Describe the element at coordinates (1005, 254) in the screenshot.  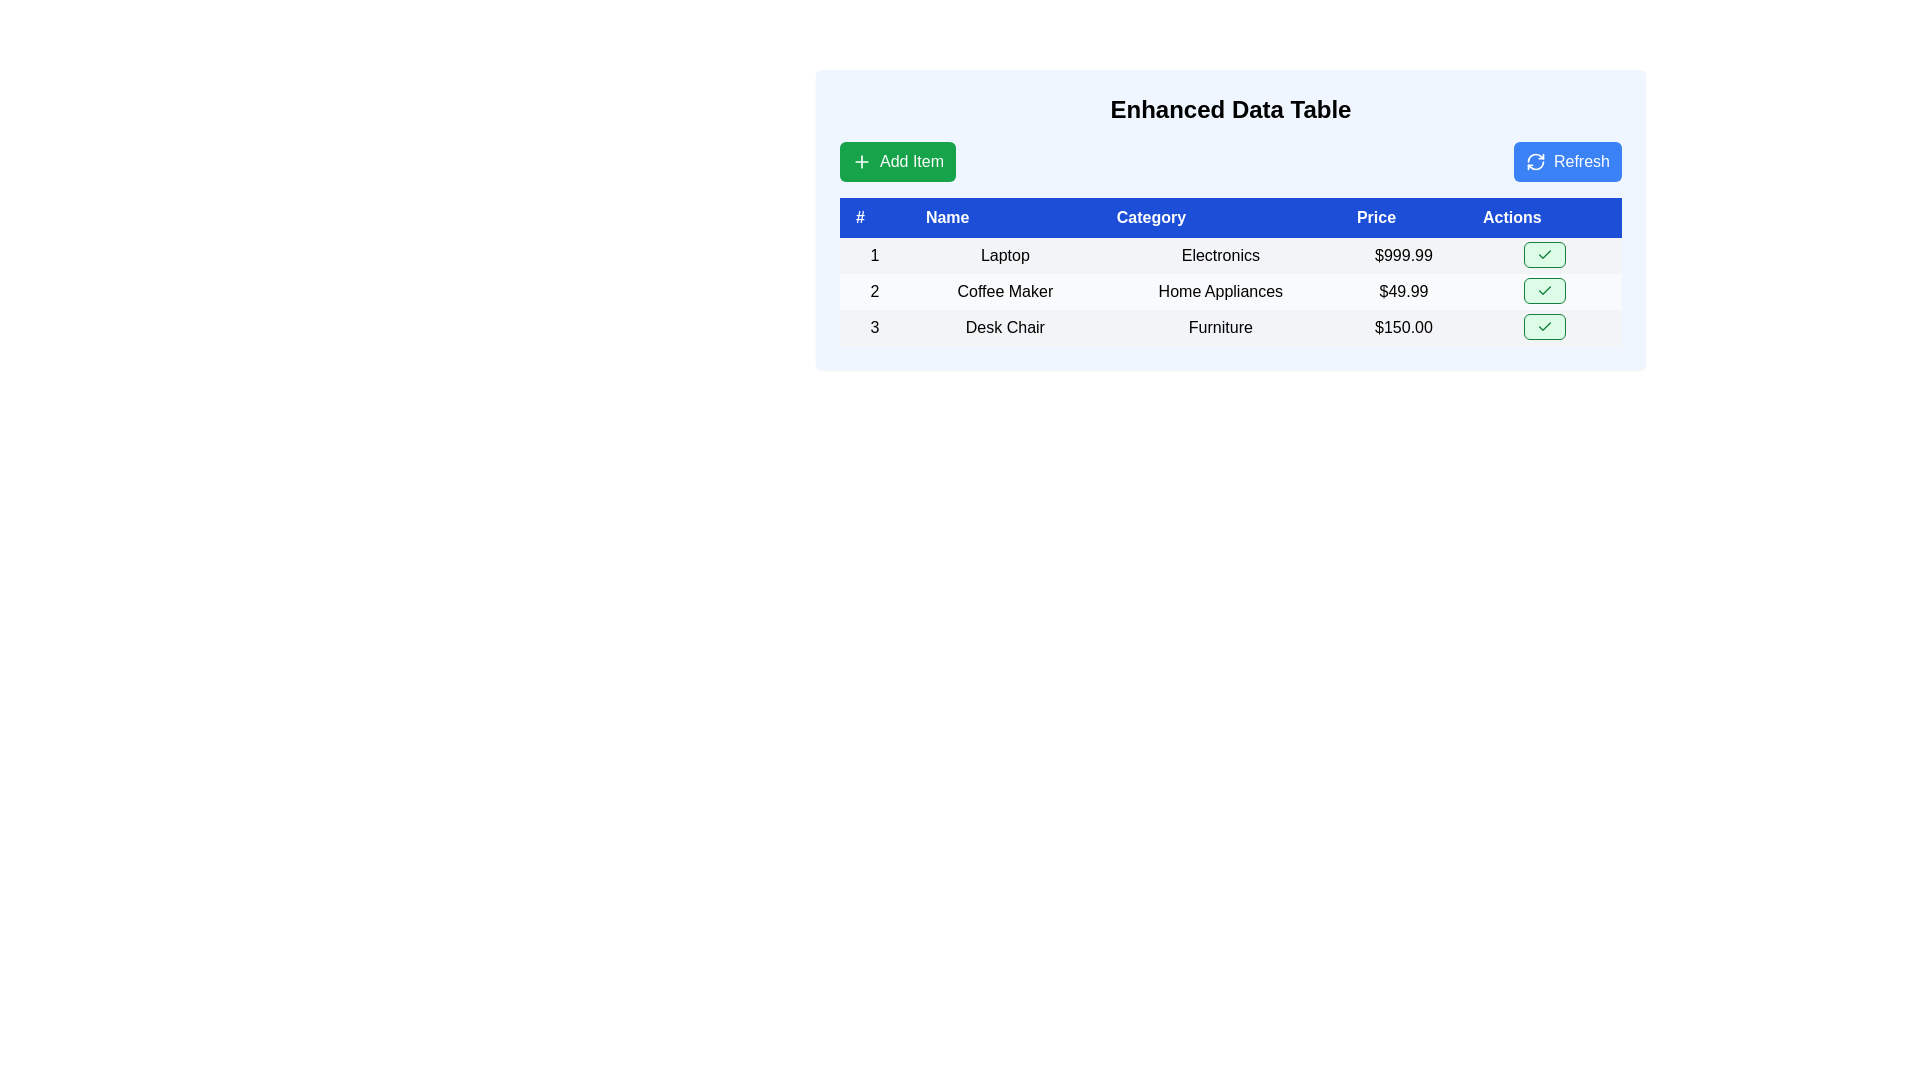
I see `the Text label in the second column of the first row of the data table, which displays the name or title of the item` at that location.